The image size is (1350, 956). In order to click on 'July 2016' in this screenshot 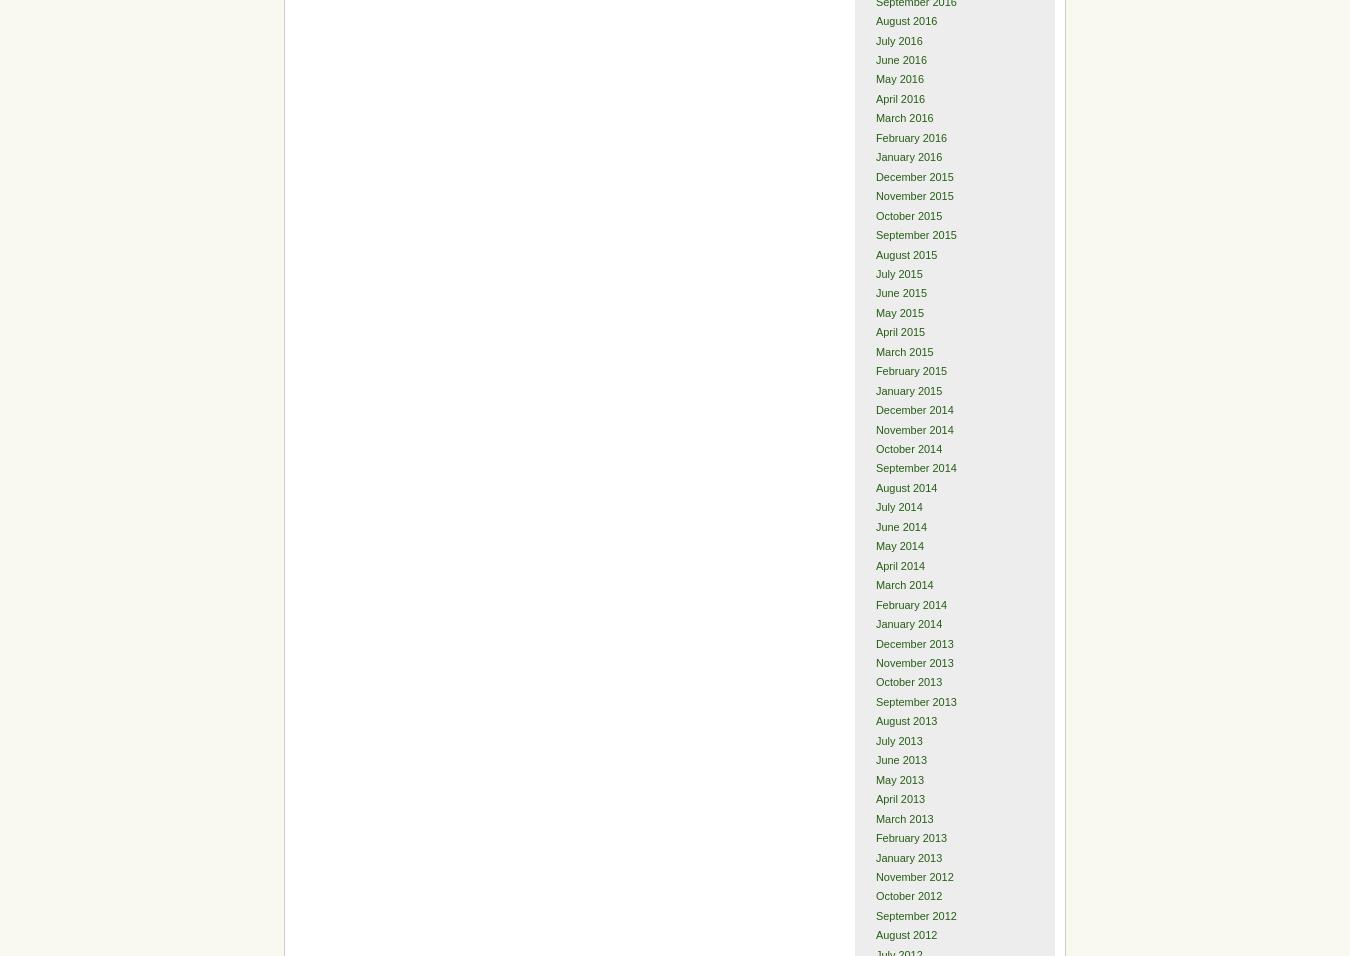, I will do `click(898, 38)`.